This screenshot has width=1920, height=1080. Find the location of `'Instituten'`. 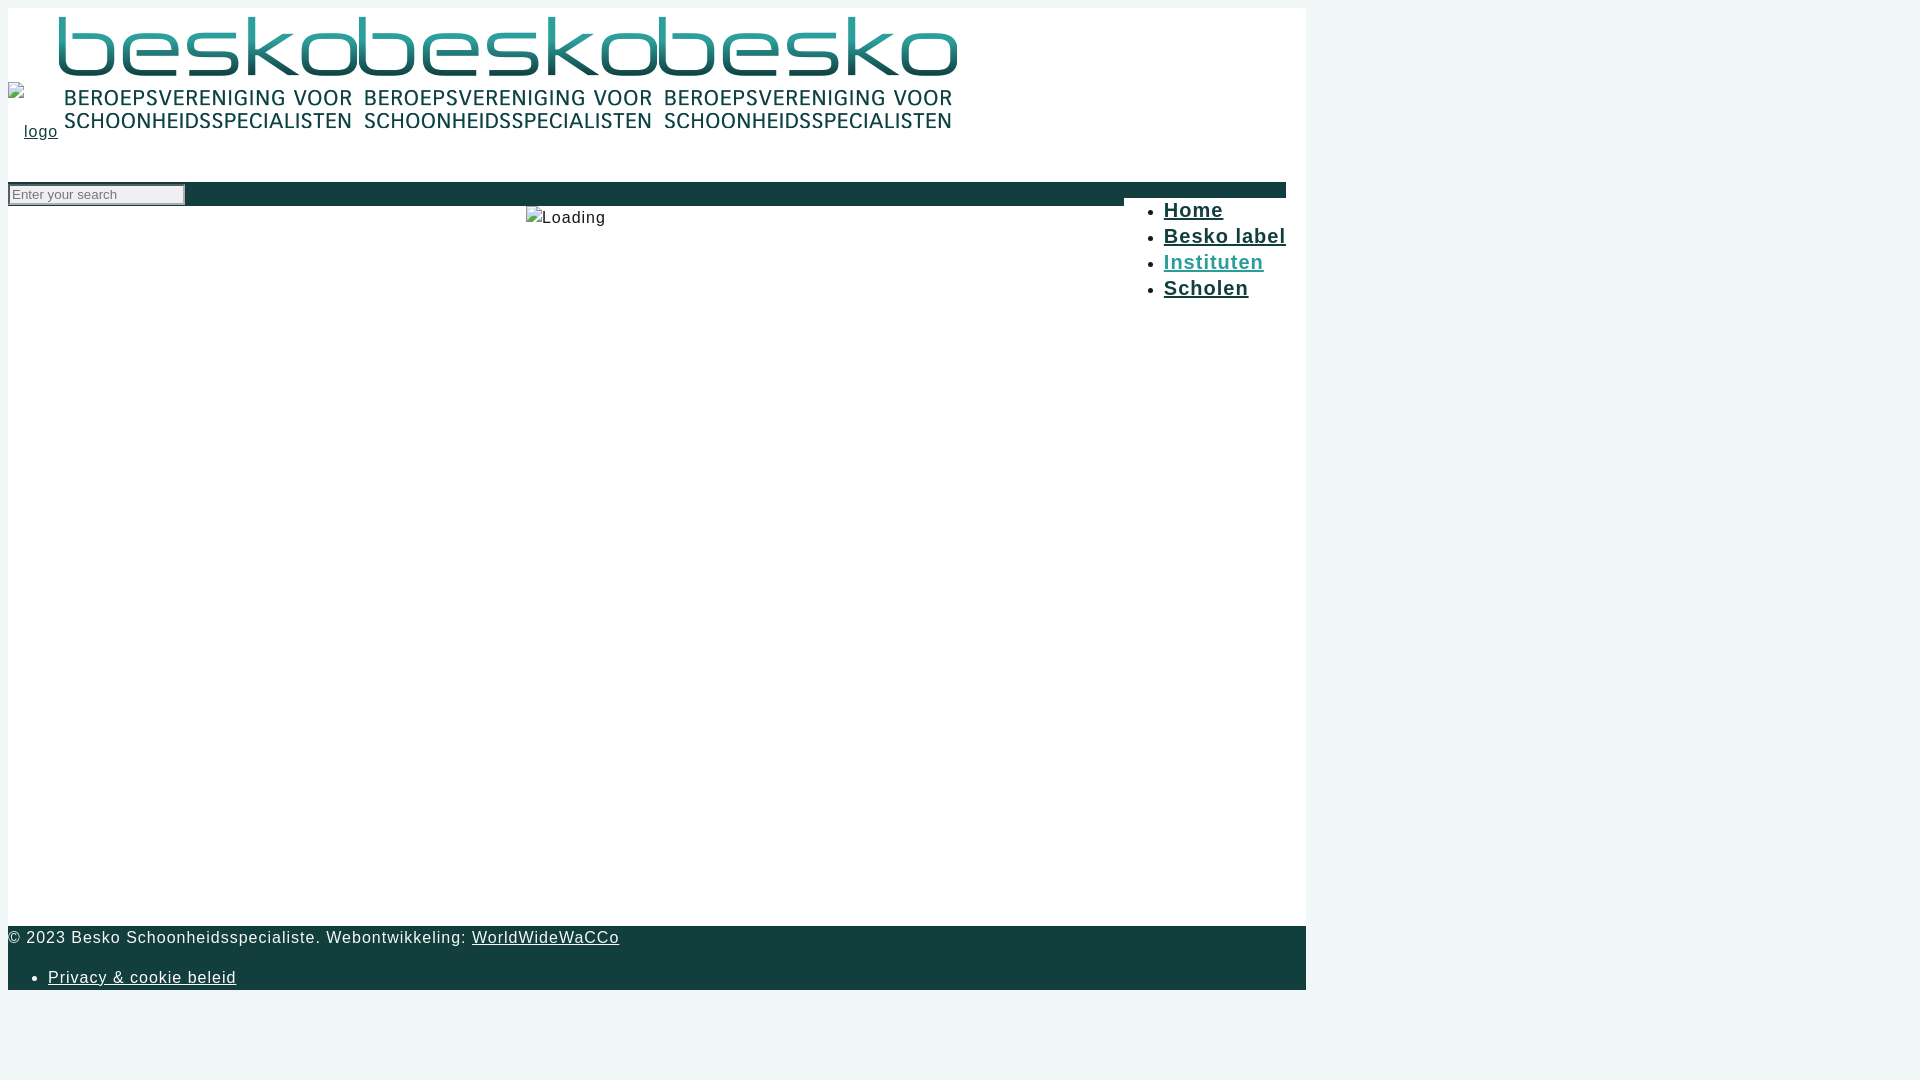

'Instituten' is located at coordinates (1213, 261).